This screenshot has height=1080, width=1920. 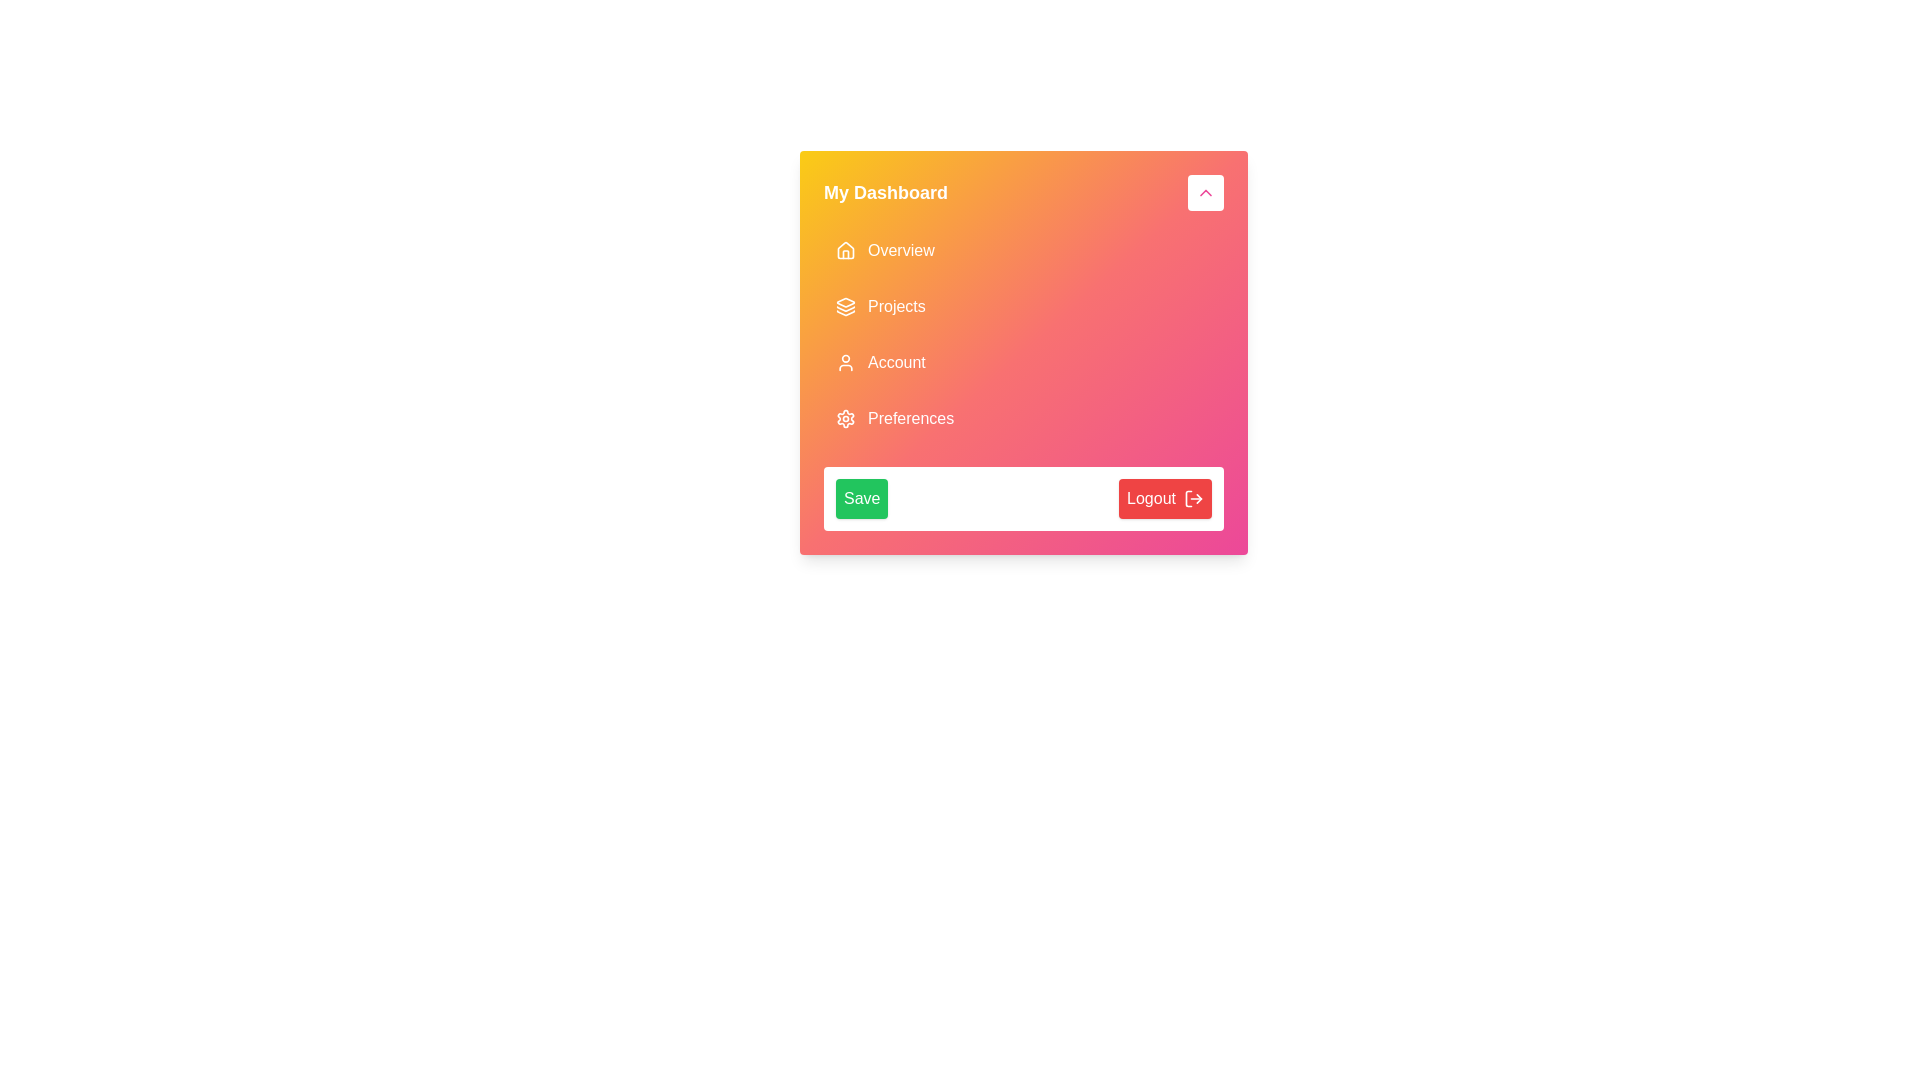 I want to click on the 'Preferences' text label within the menu panel, so click(x=910, y=418).